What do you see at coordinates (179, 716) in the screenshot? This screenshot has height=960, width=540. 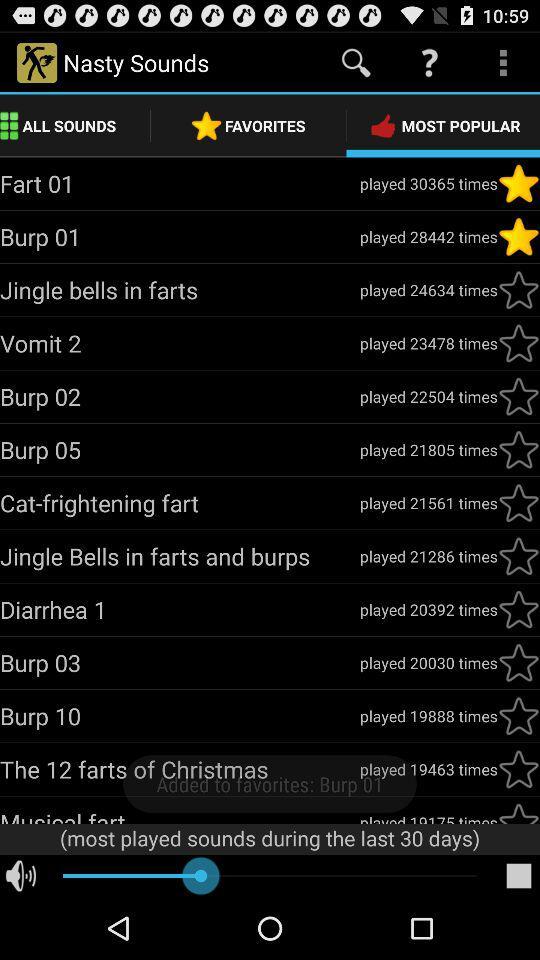 I see `the burp 10 app` at bounding box center [179, 716].